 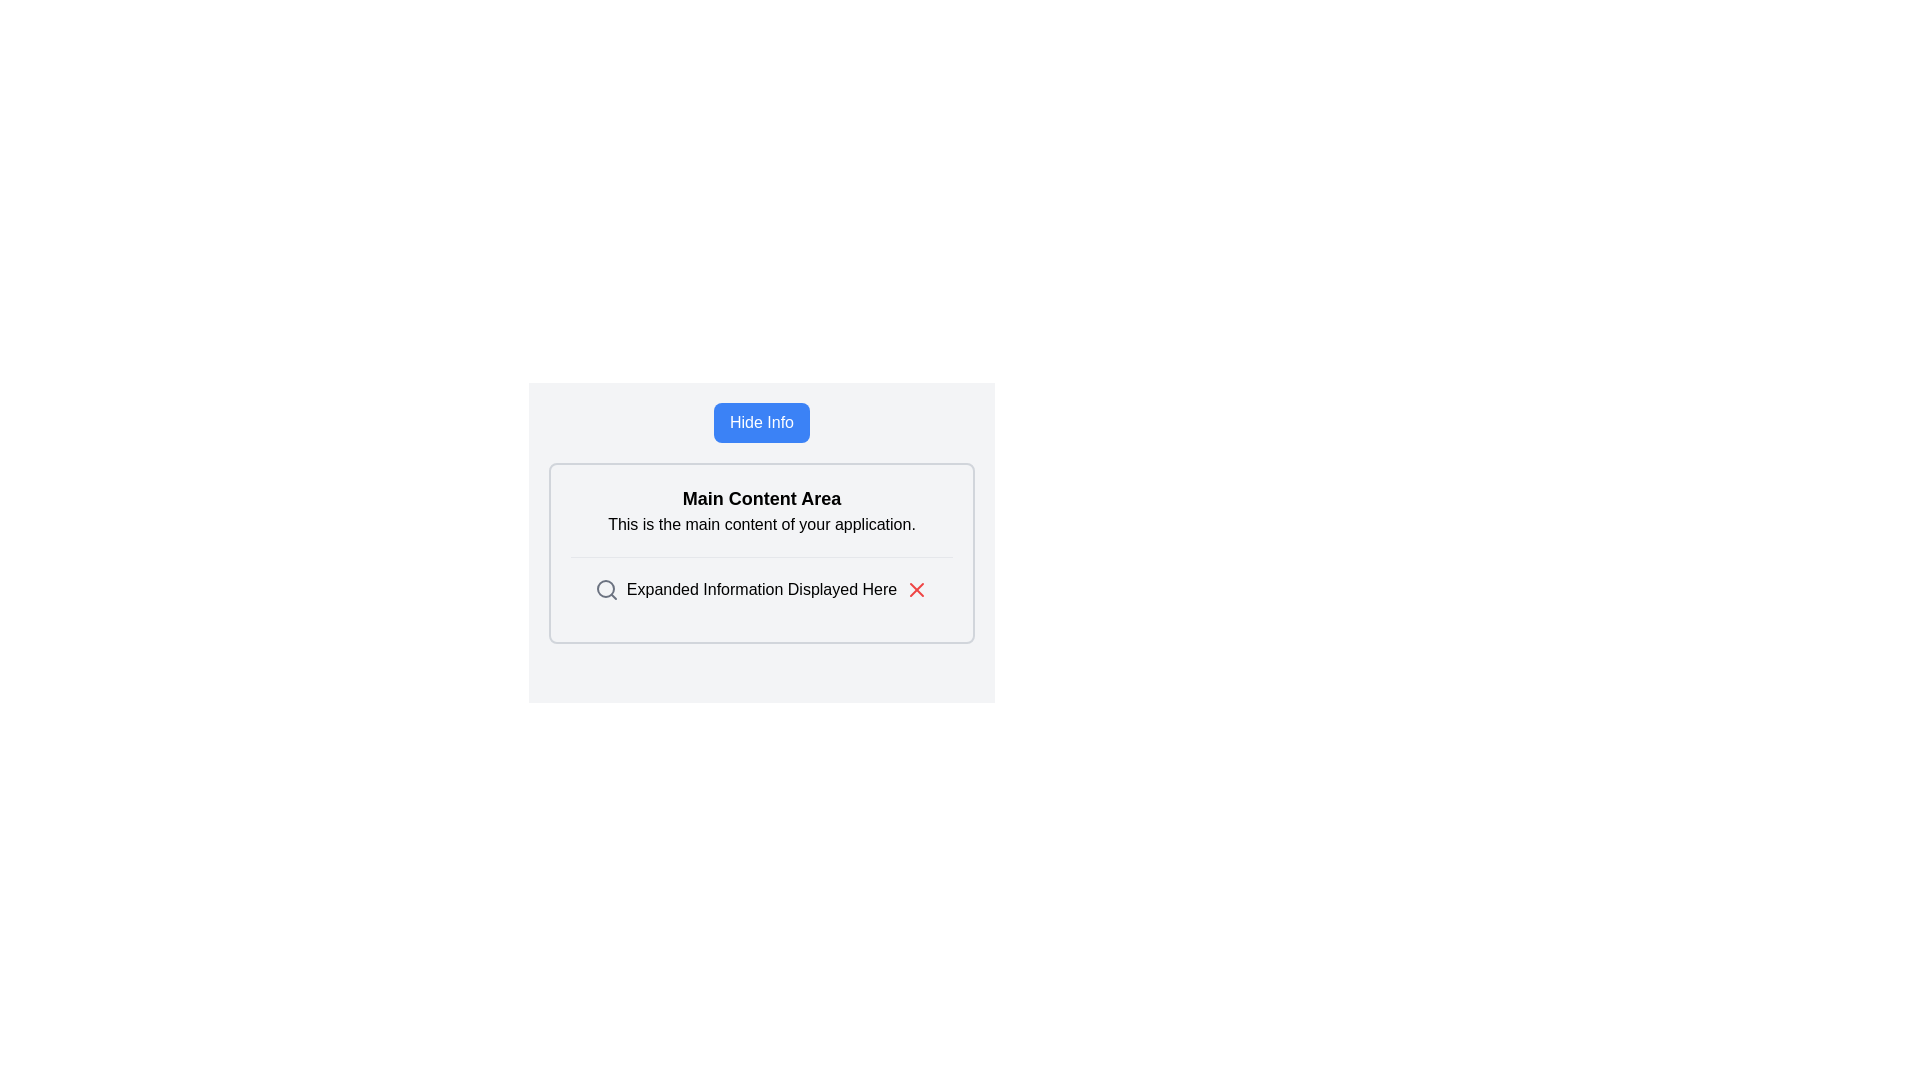 I want to click on the search icon resembling a magnifying glass, which is located to the immediate left of the text 'Expanded Information Displayed Here', so click(x=605, y=589).